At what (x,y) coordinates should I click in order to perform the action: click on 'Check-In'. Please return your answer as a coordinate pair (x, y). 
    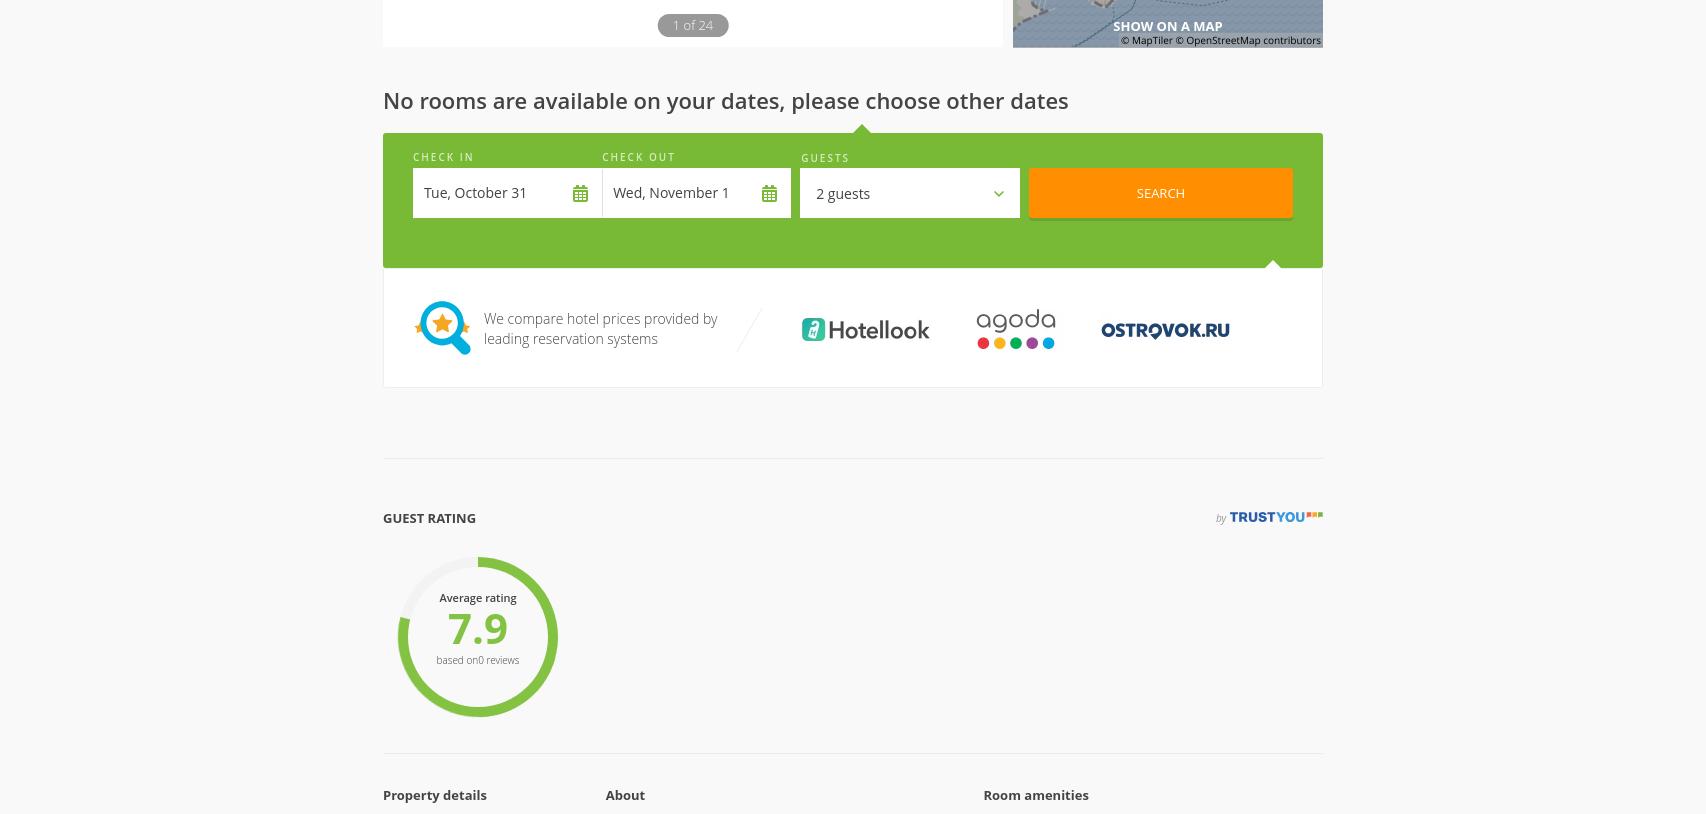
    Looking at the image, I should click on (659, 423).